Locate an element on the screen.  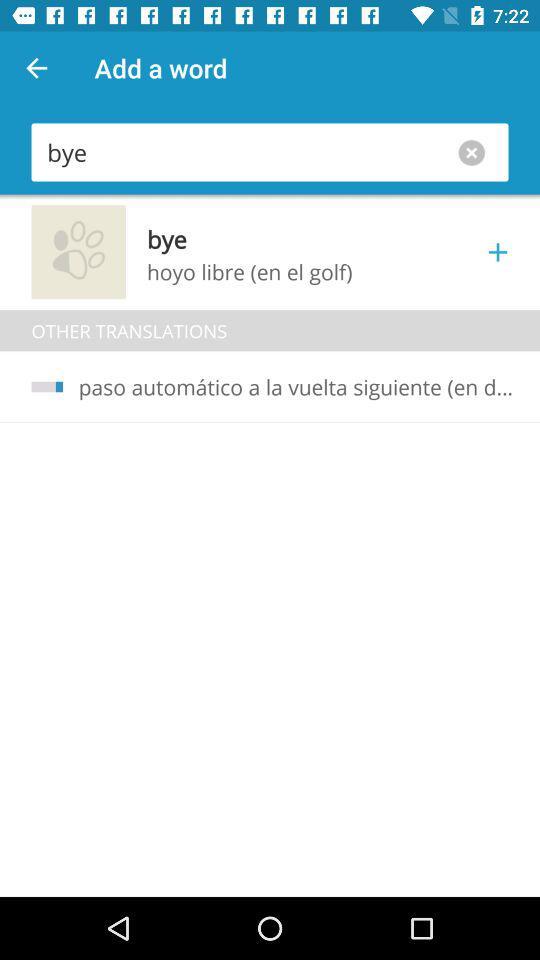
option is located at coordinates (475, 151).